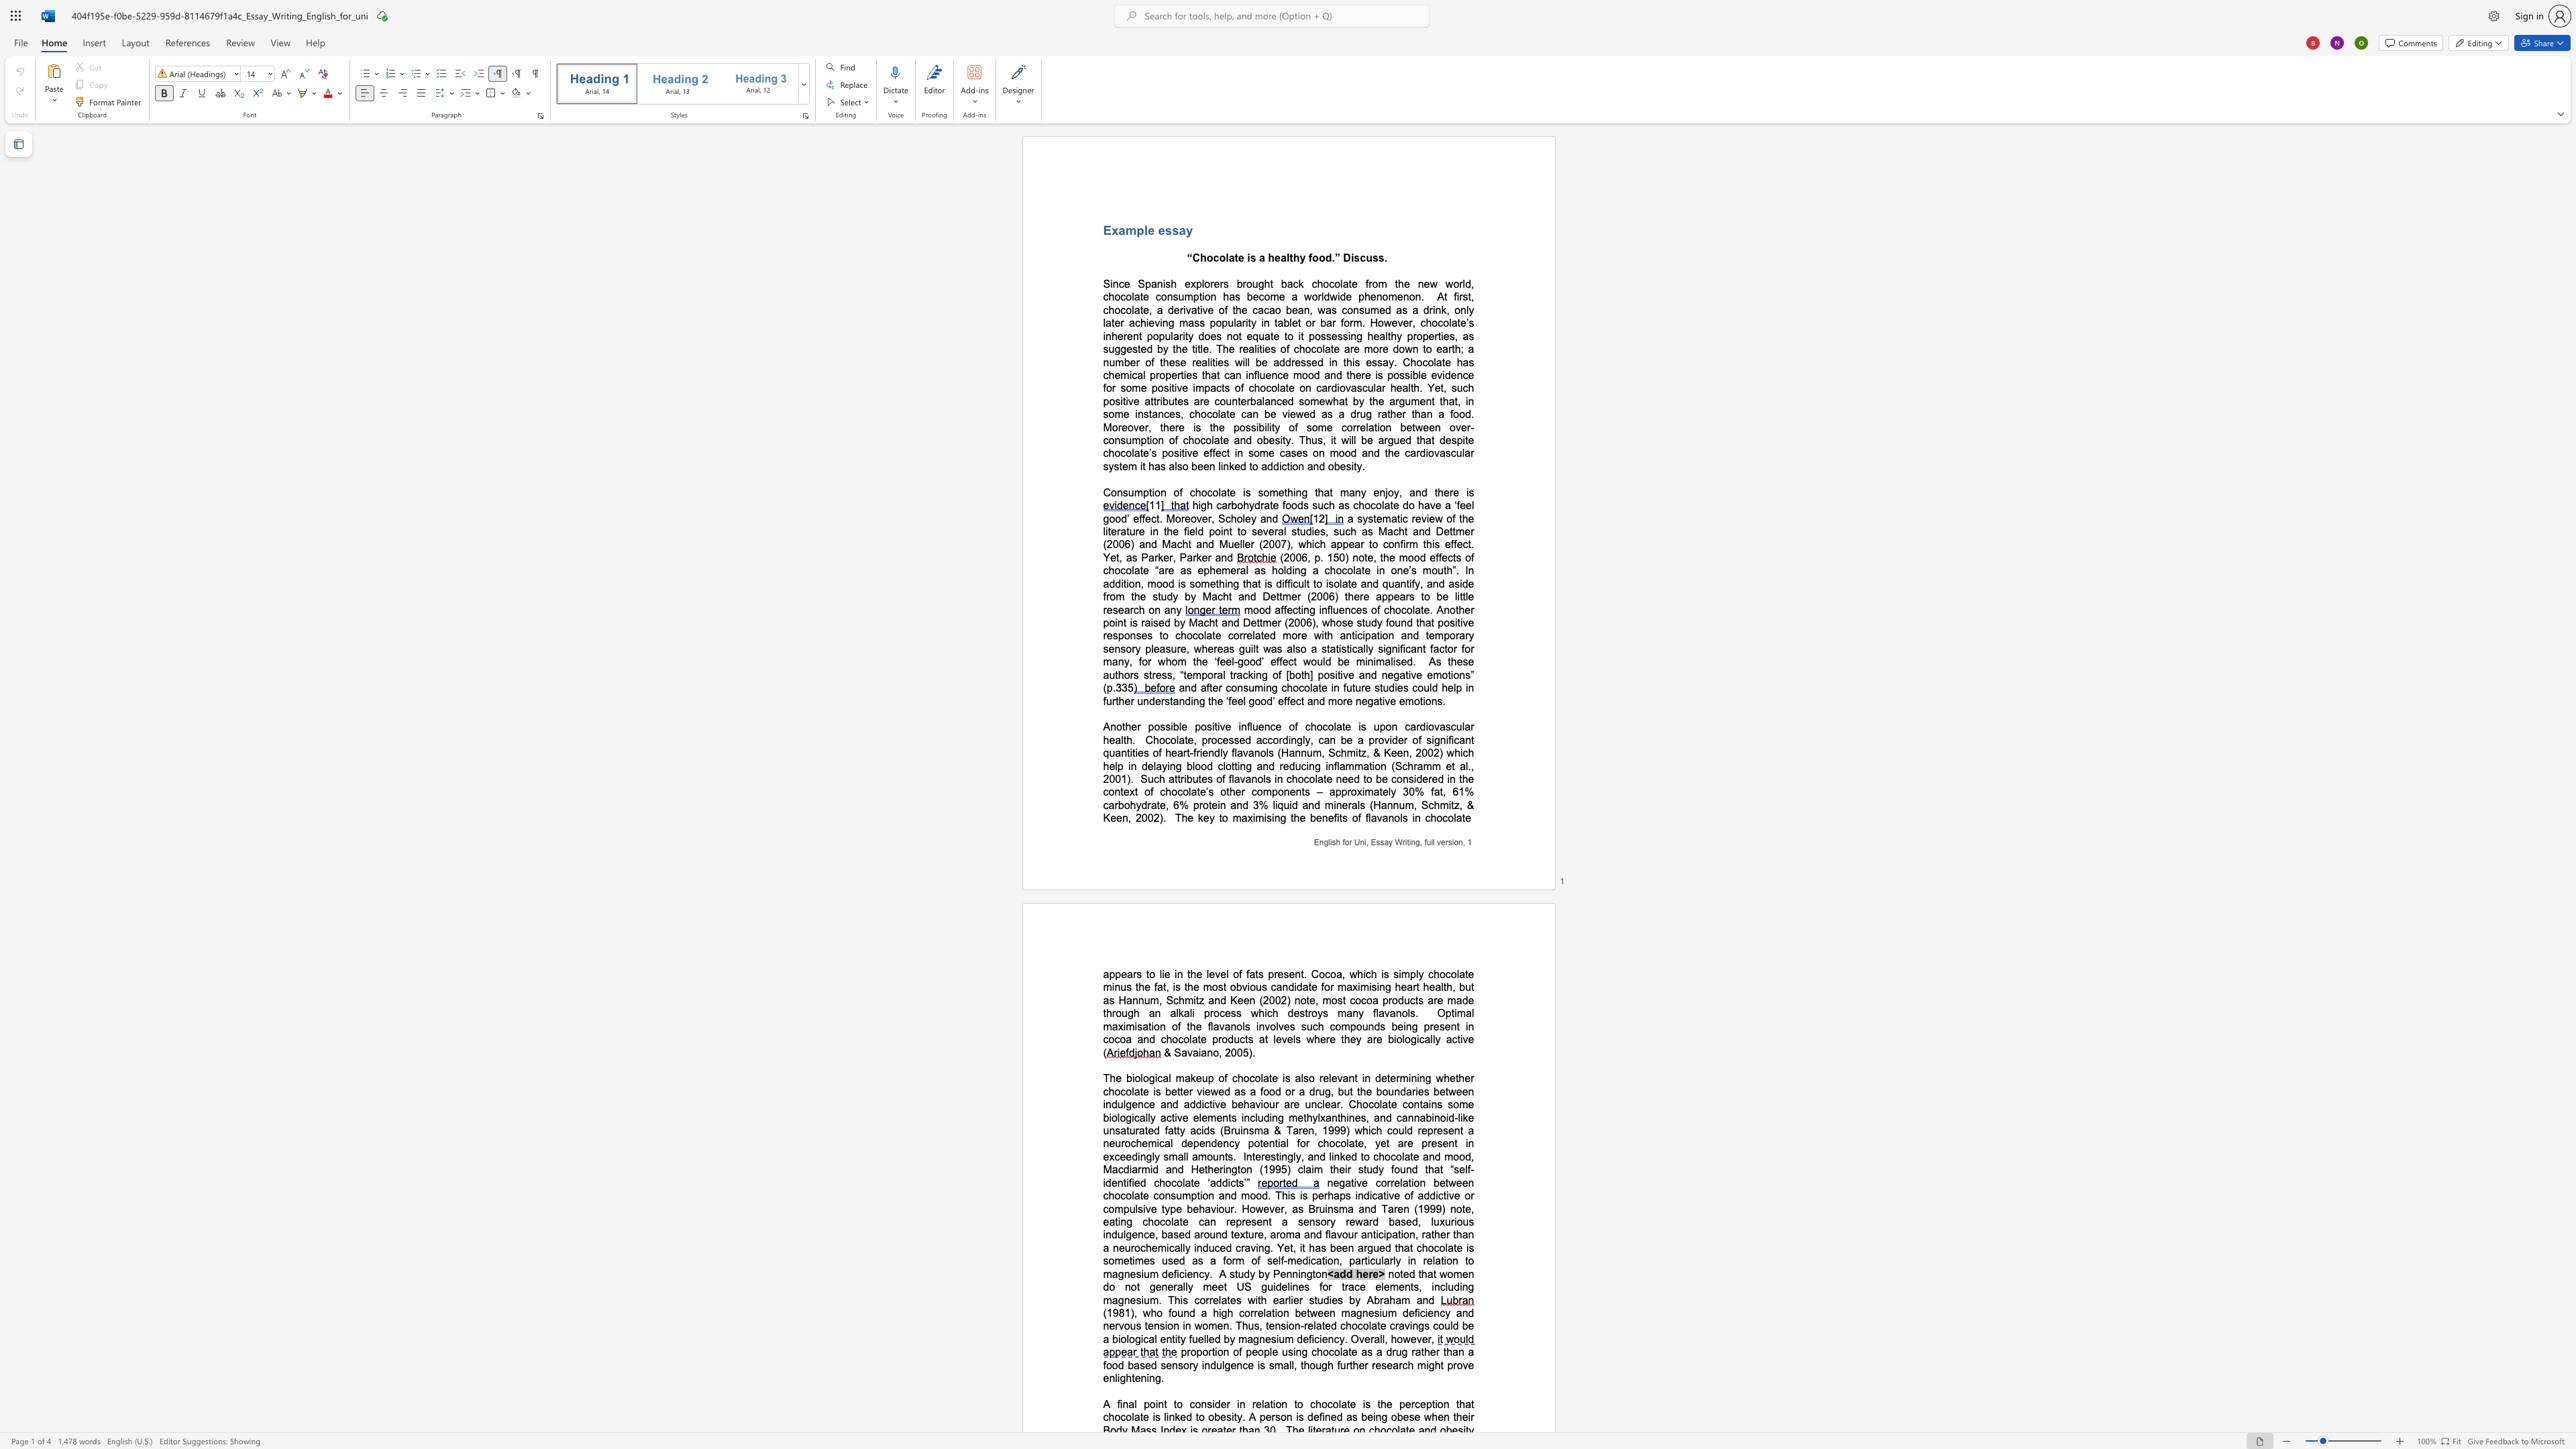 The image size is (2576, 1449). Describe the element at coordinates (1387, 335) in the screenshot. I see `the subset text "thy properties, as suggested by the title. The realities of chocolate are more down to earth; a number of these realities will be addressed in this essa" within the text "healthy properties, as suggested by the title. The realities of chocolate are more down to earth; a number of these realities will be addressed in this essay. Chocolate has ch"` at that location.